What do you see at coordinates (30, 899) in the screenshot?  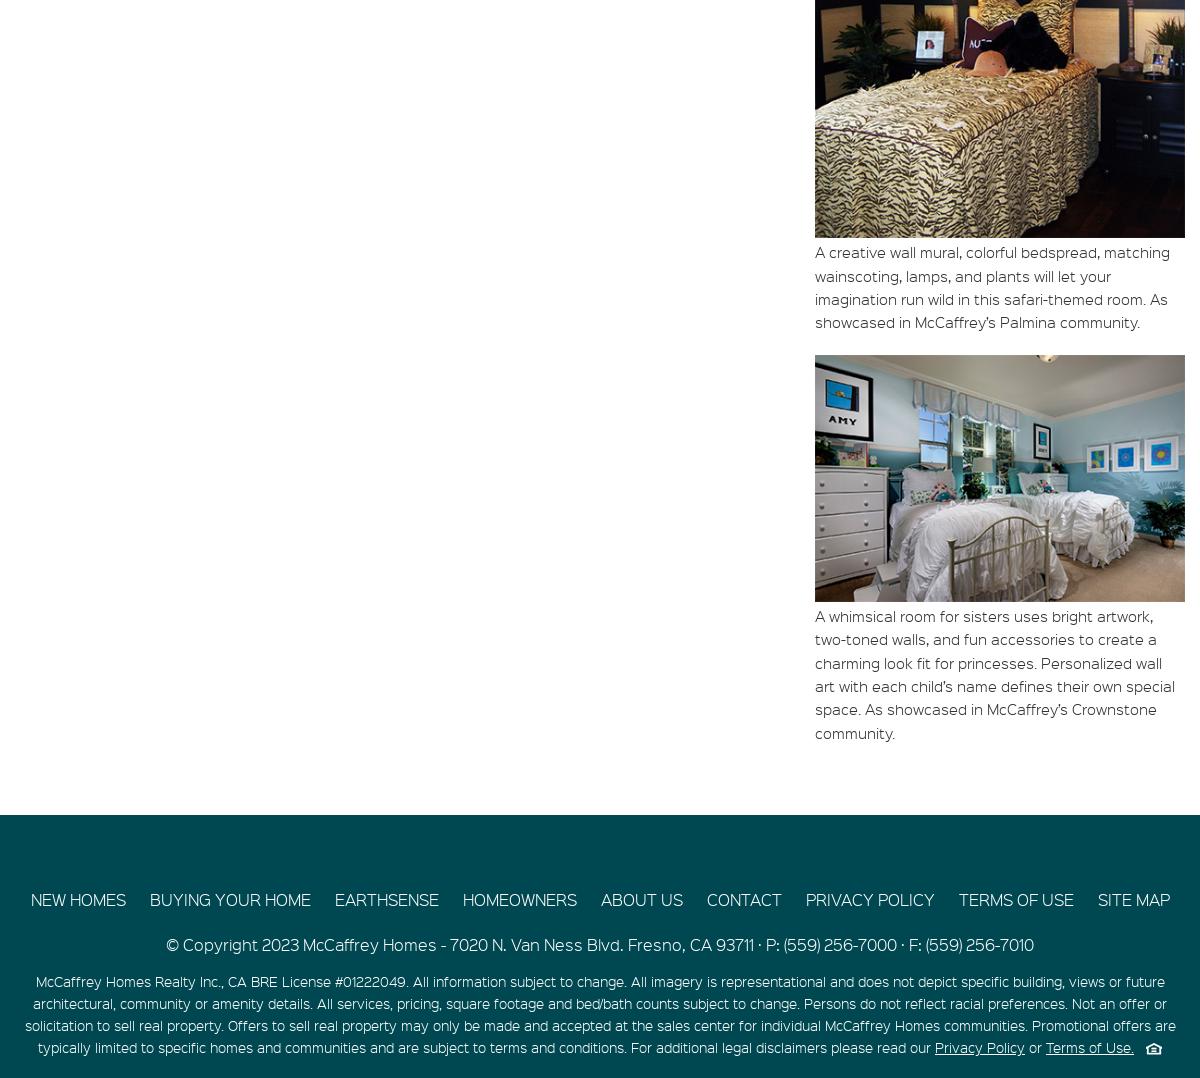 I see `'NEW HOMES'` at bounding box center [30, 899].